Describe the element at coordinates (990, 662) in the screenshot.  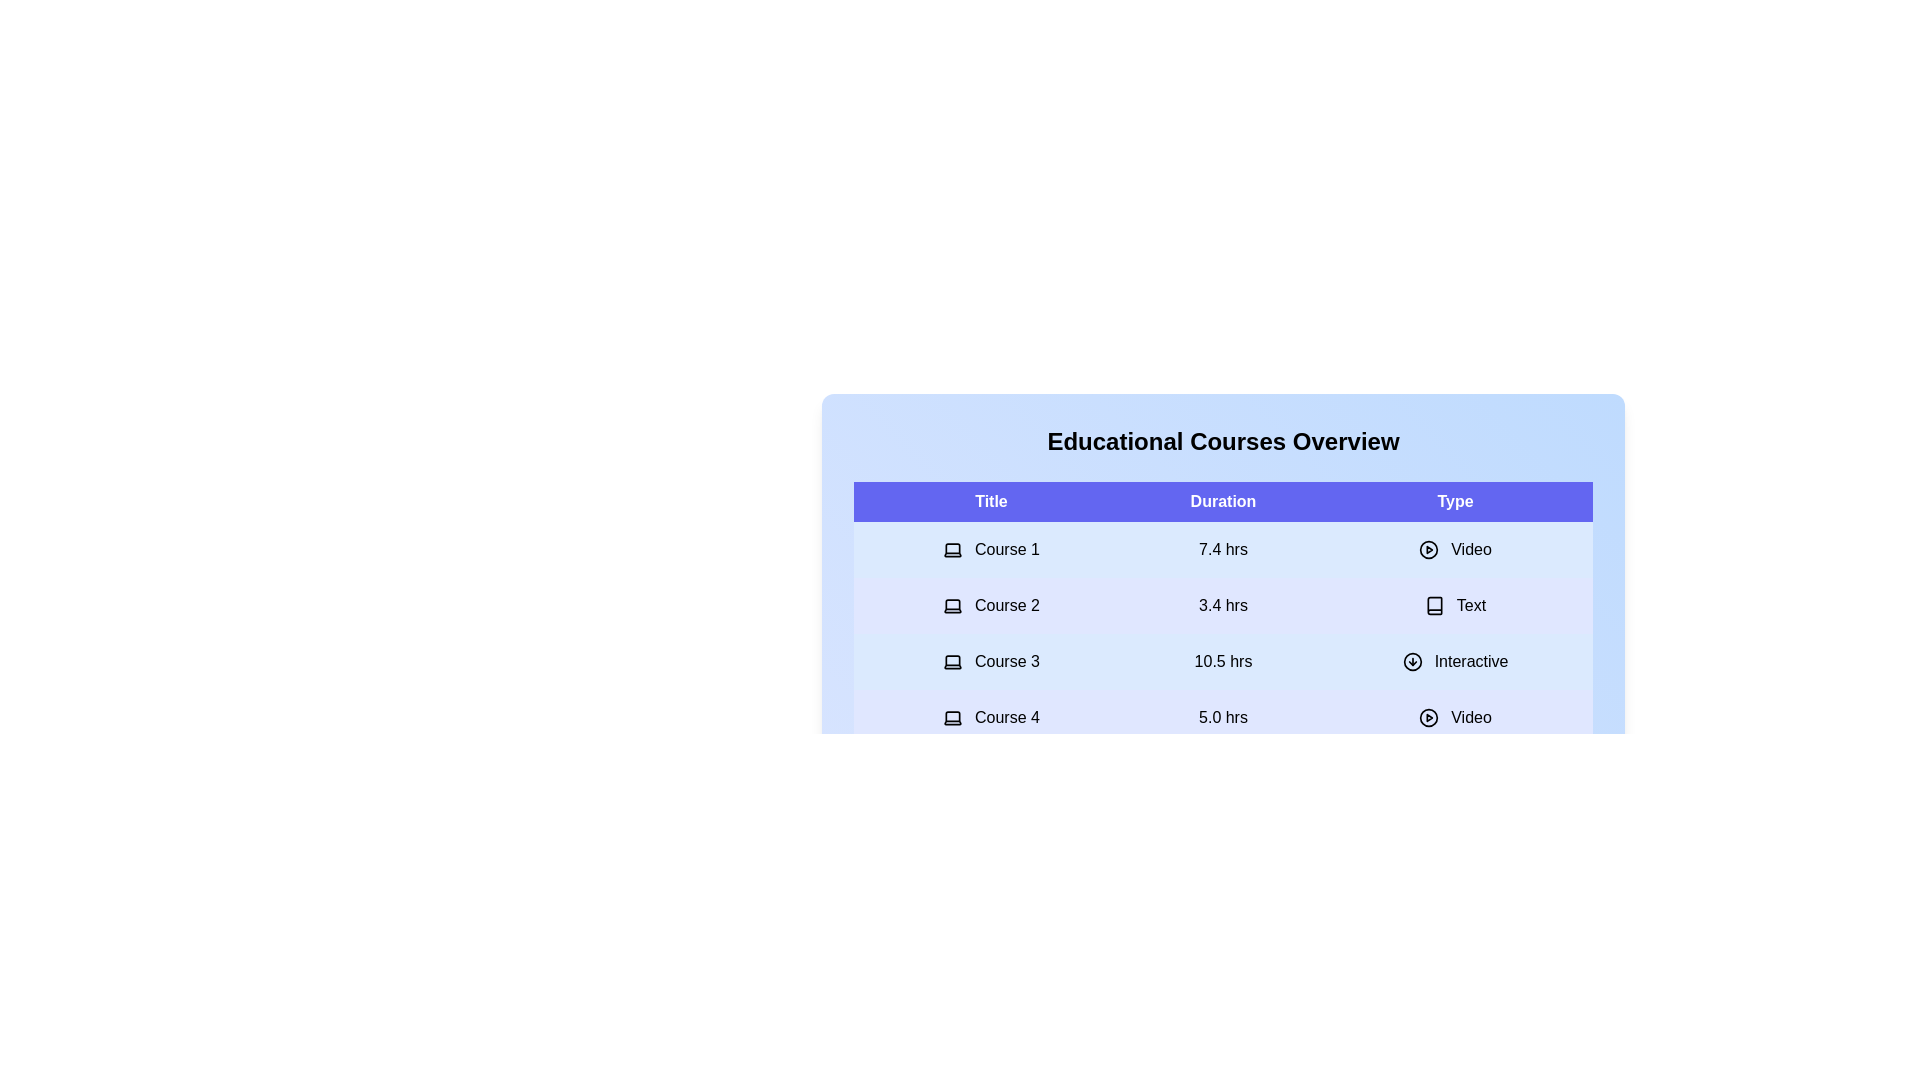
I see `the row corresponding to the course title Course 3` at that location.